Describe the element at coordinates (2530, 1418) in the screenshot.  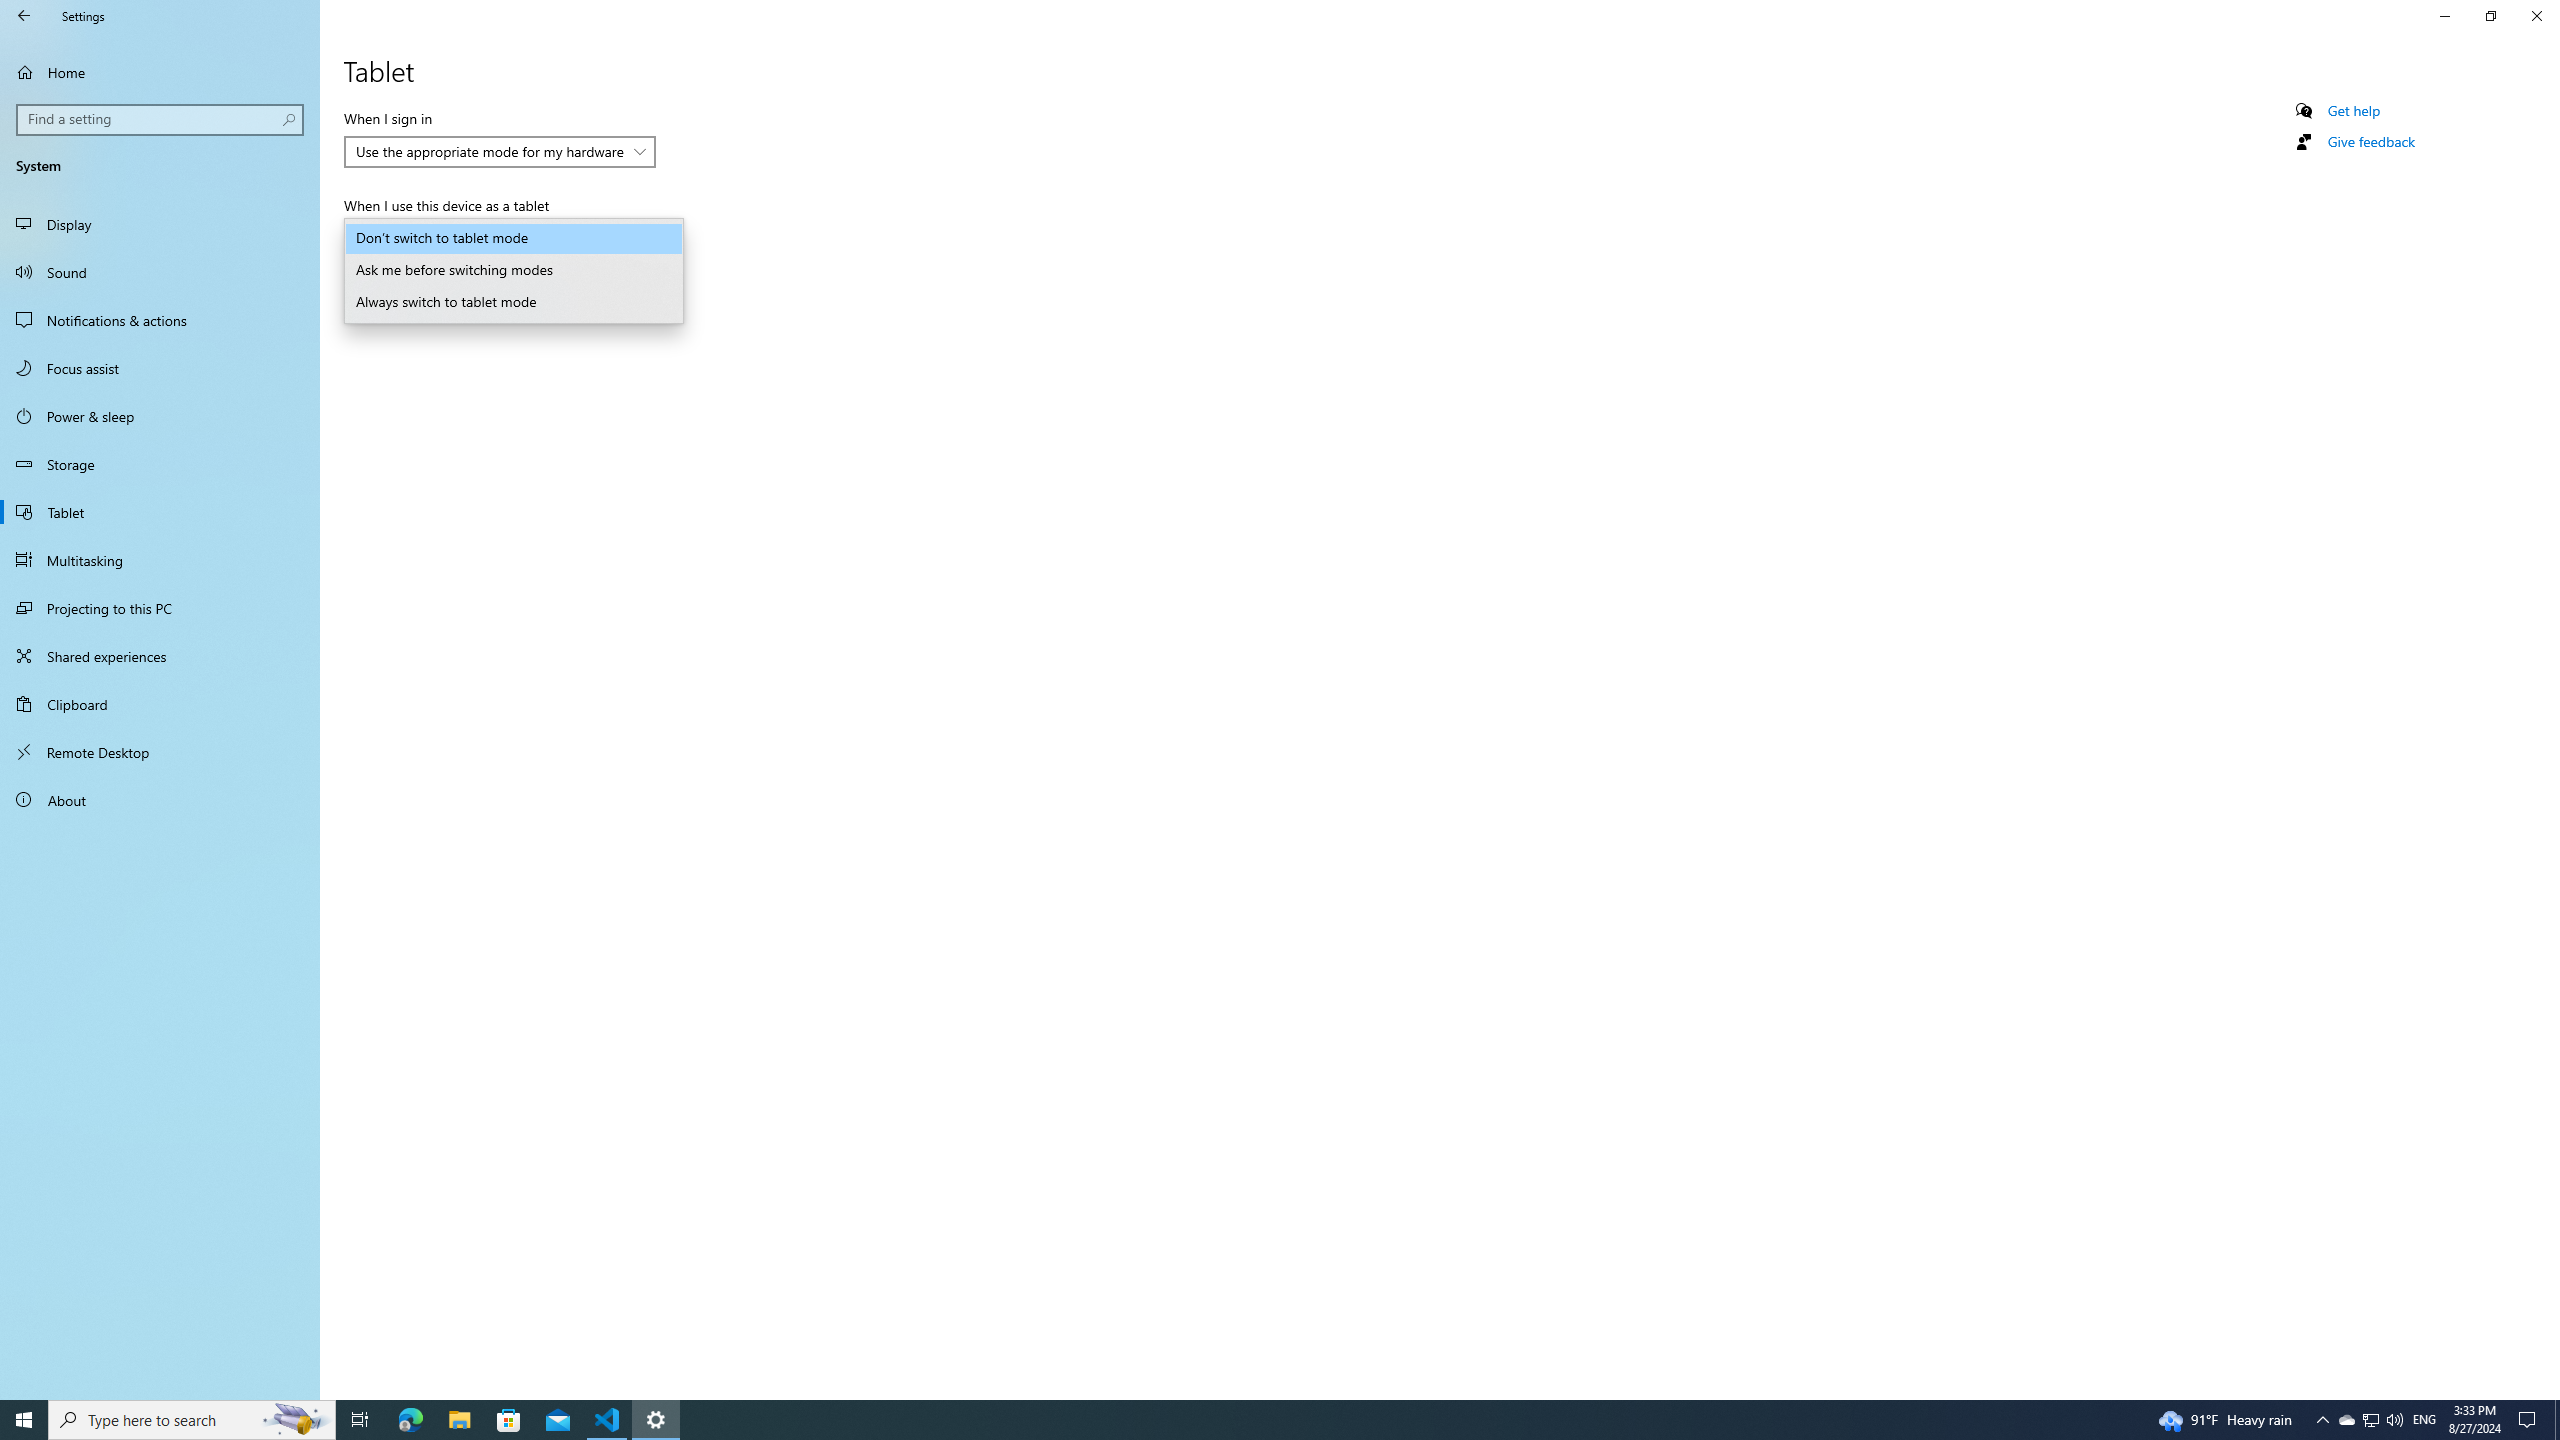
I see `'Action Center, No new notifications'` at that location.